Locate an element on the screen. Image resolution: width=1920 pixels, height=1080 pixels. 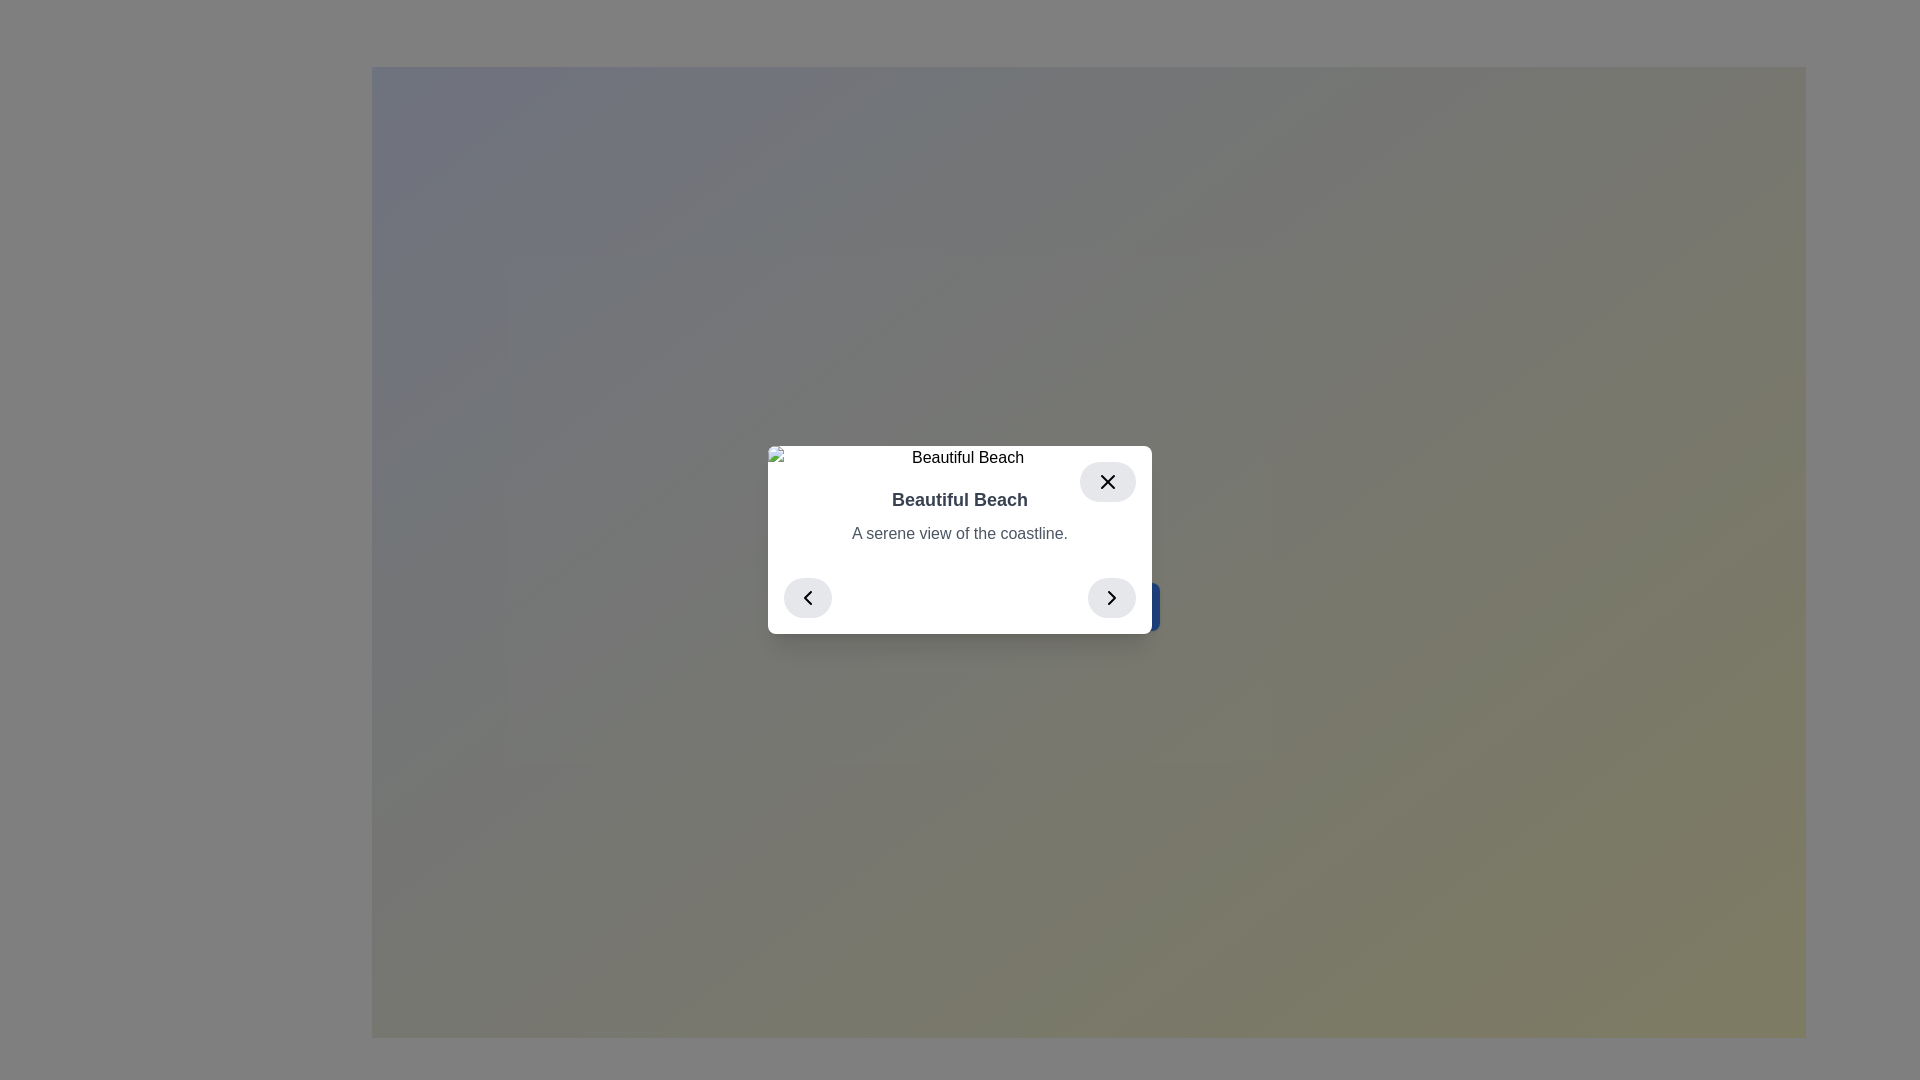
the circular button with a light gray background and a black left-pointing chevron icon at its center for possible extended functionality is located at coordinates (807, 596).